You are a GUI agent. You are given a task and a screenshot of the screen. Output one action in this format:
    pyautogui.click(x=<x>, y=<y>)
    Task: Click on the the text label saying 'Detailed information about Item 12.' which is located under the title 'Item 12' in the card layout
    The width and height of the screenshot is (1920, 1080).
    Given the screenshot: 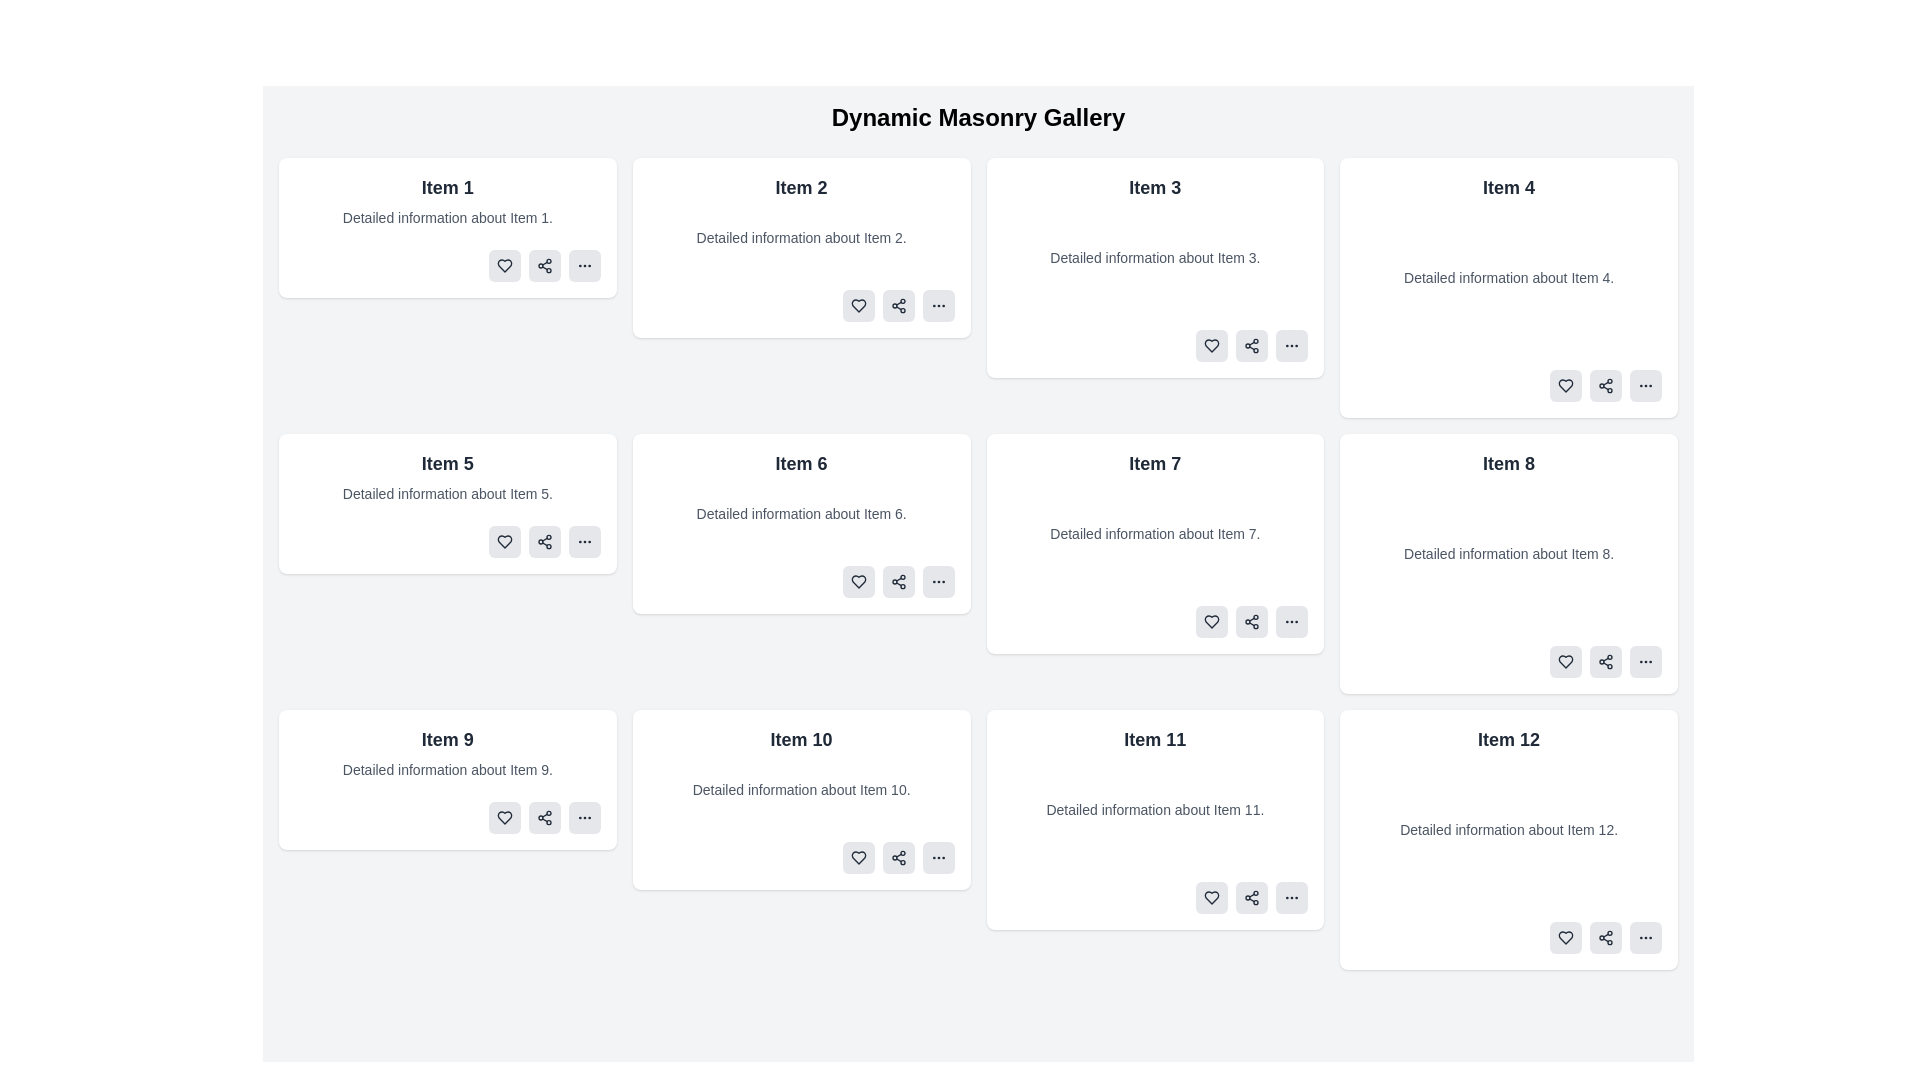 What is the action you would take?
    pyautogui.click(x=1509, y=829)
    